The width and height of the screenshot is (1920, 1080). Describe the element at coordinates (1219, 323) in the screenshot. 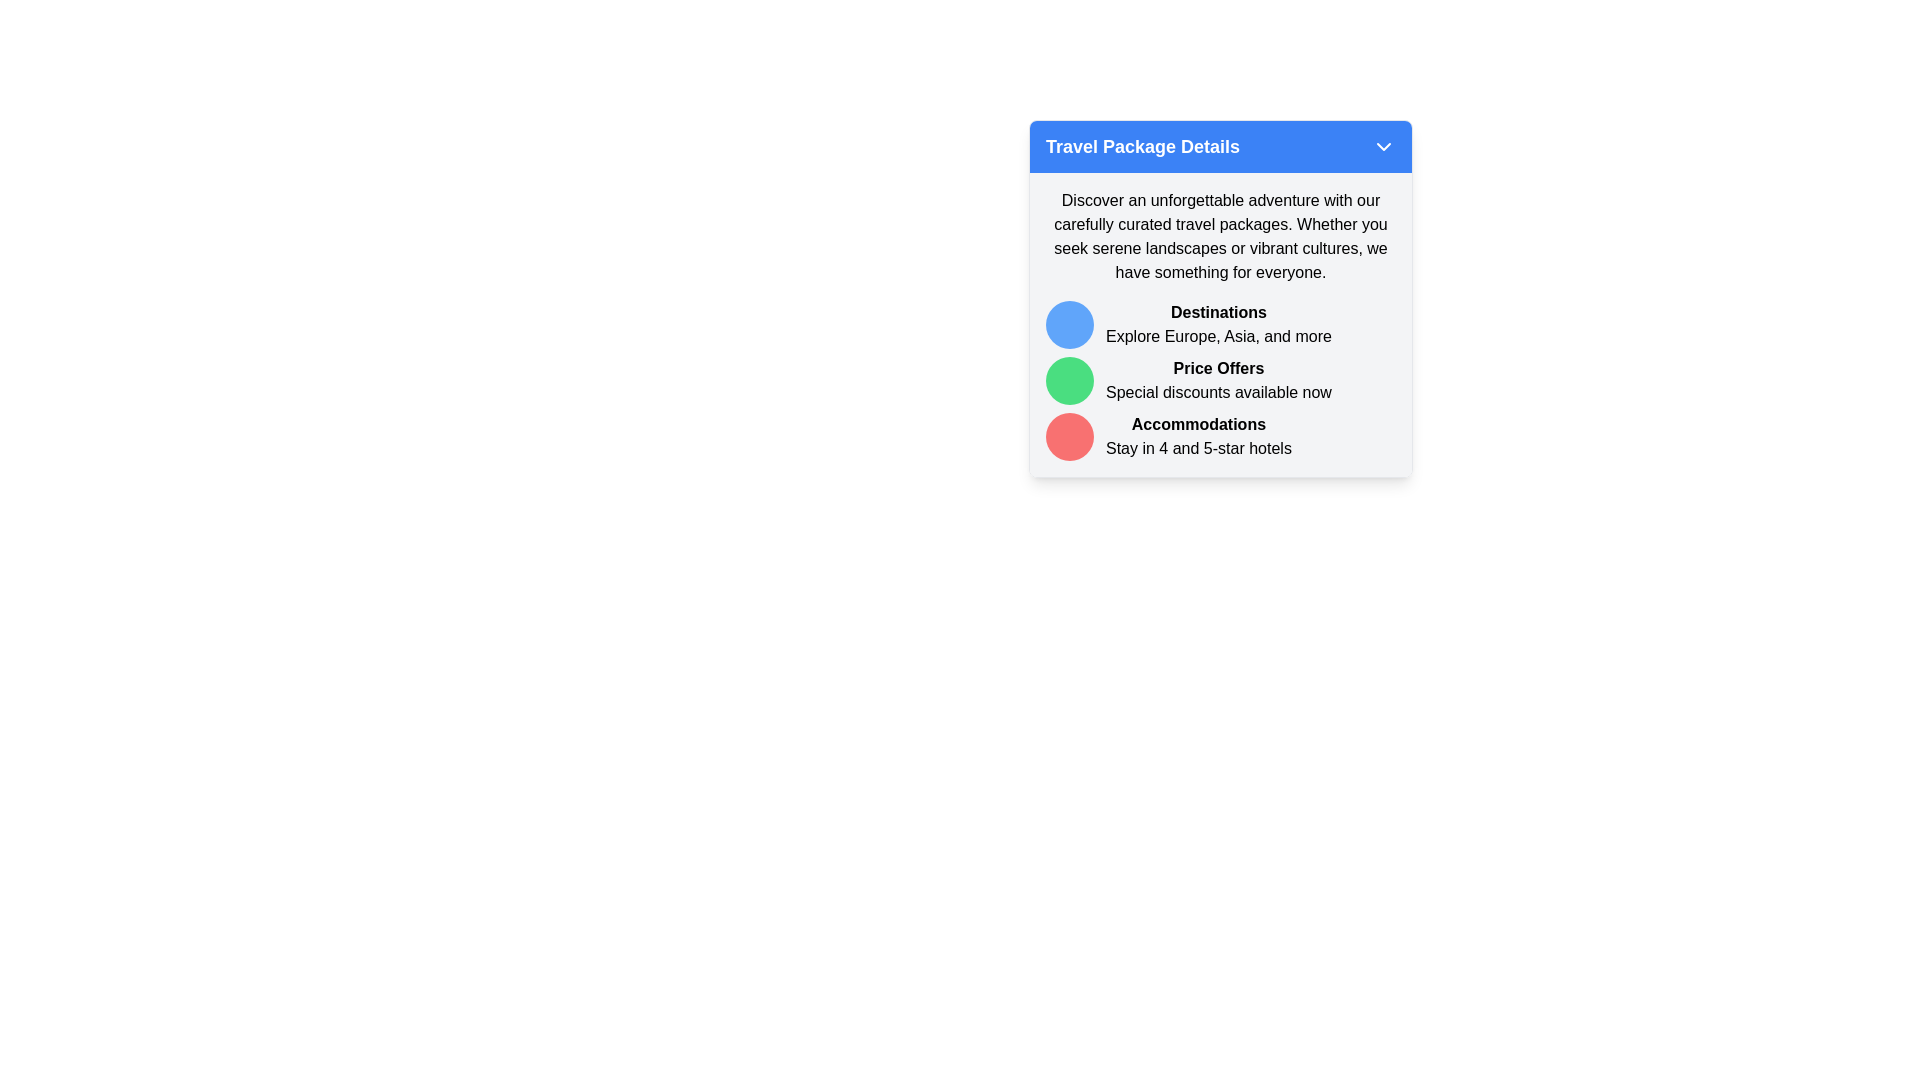

I see `the informational block titled 'Destinations' which contains a circular blue icon, a bolded header, and a subtext below it` at that location.